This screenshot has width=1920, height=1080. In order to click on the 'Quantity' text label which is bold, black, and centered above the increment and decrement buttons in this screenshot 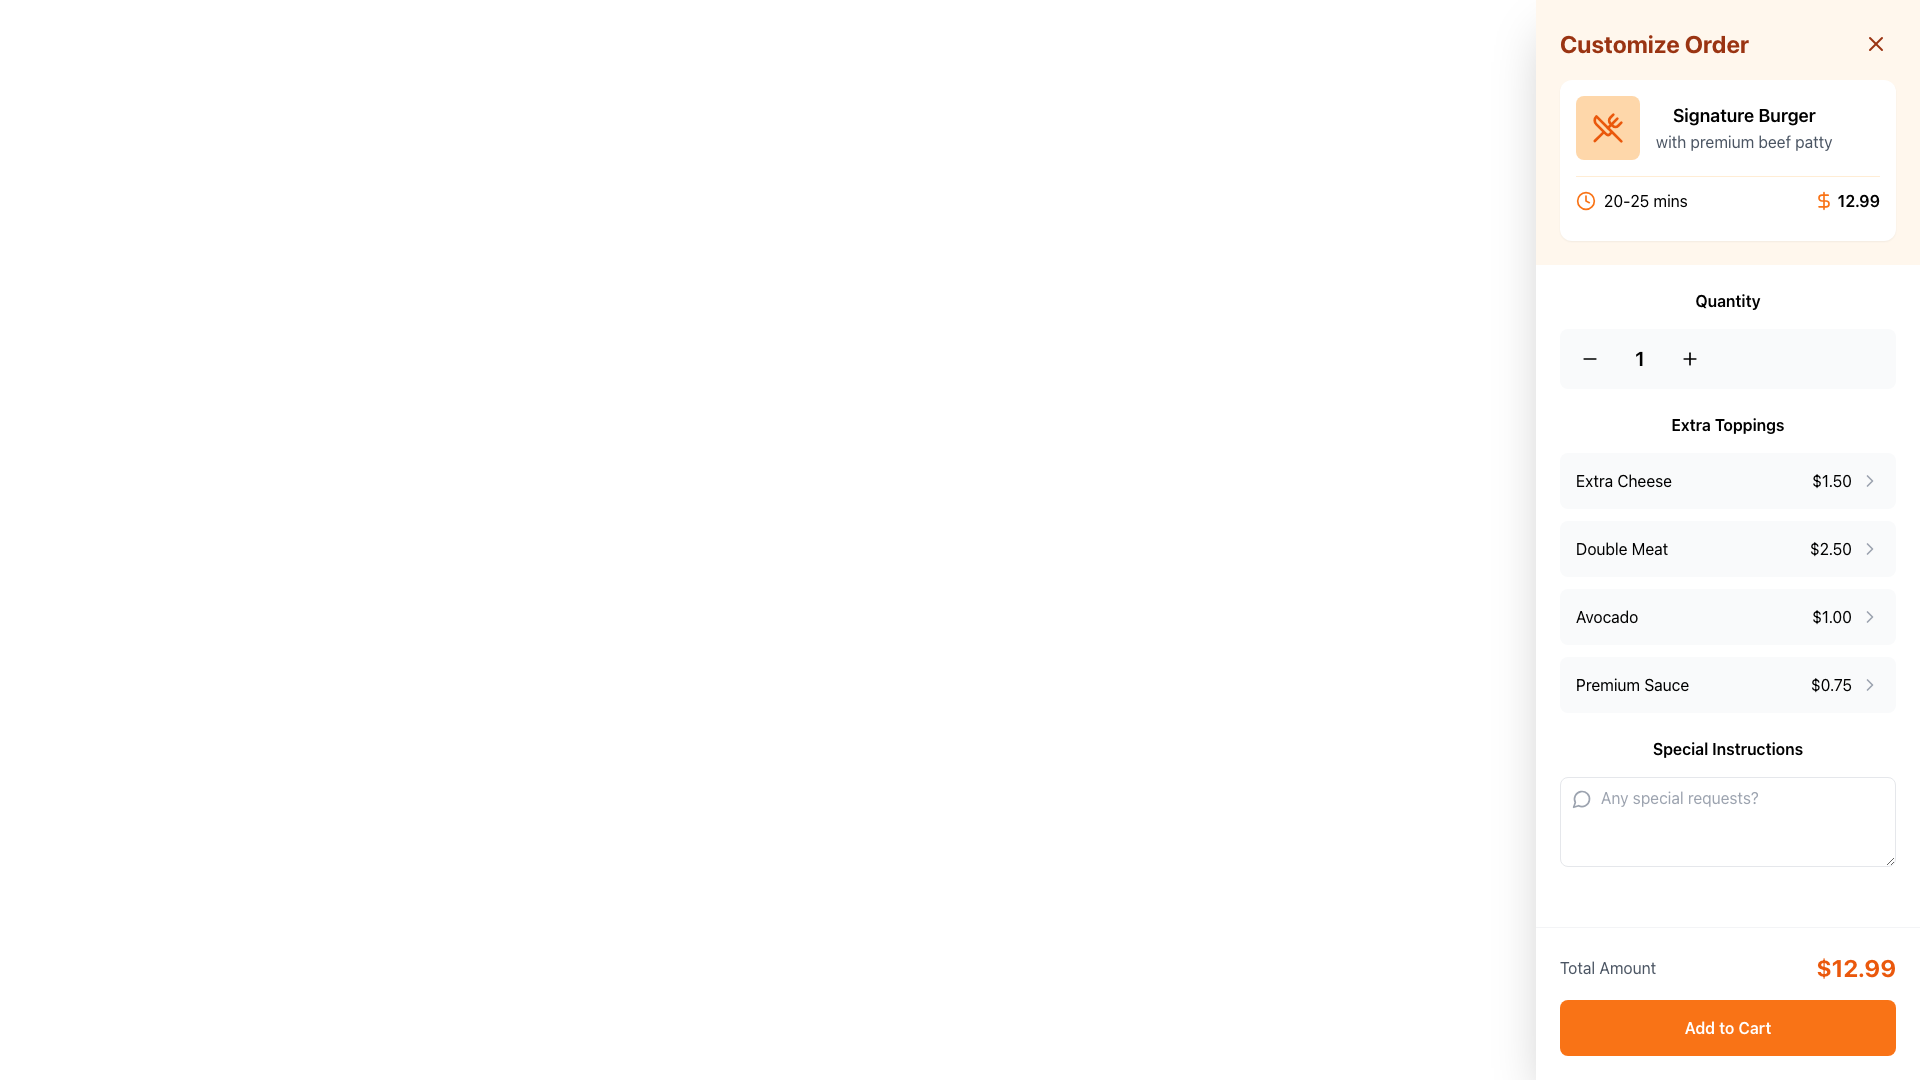, I will do `click(1727, 300)`.